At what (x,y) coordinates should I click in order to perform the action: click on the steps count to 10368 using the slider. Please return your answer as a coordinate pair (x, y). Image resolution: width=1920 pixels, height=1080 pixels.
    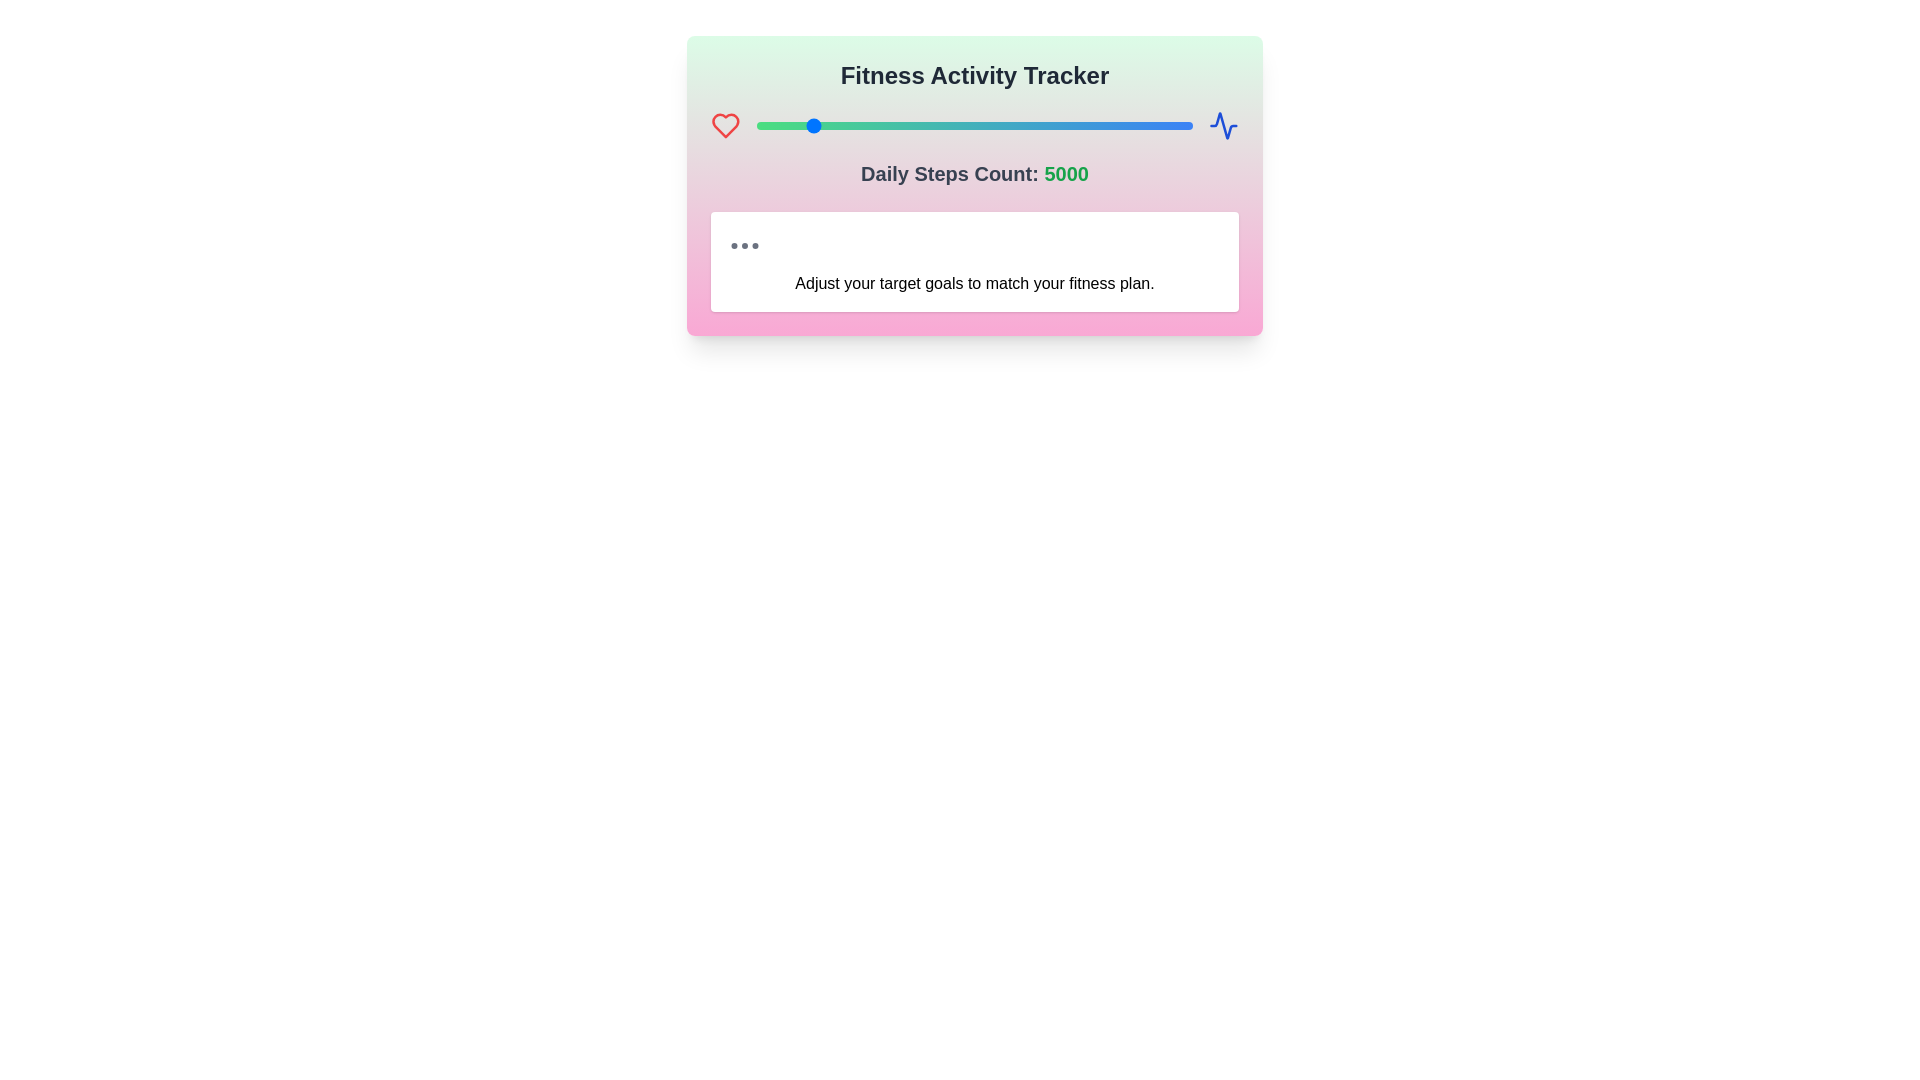
    Looking at the image, I should click on (944, 126).